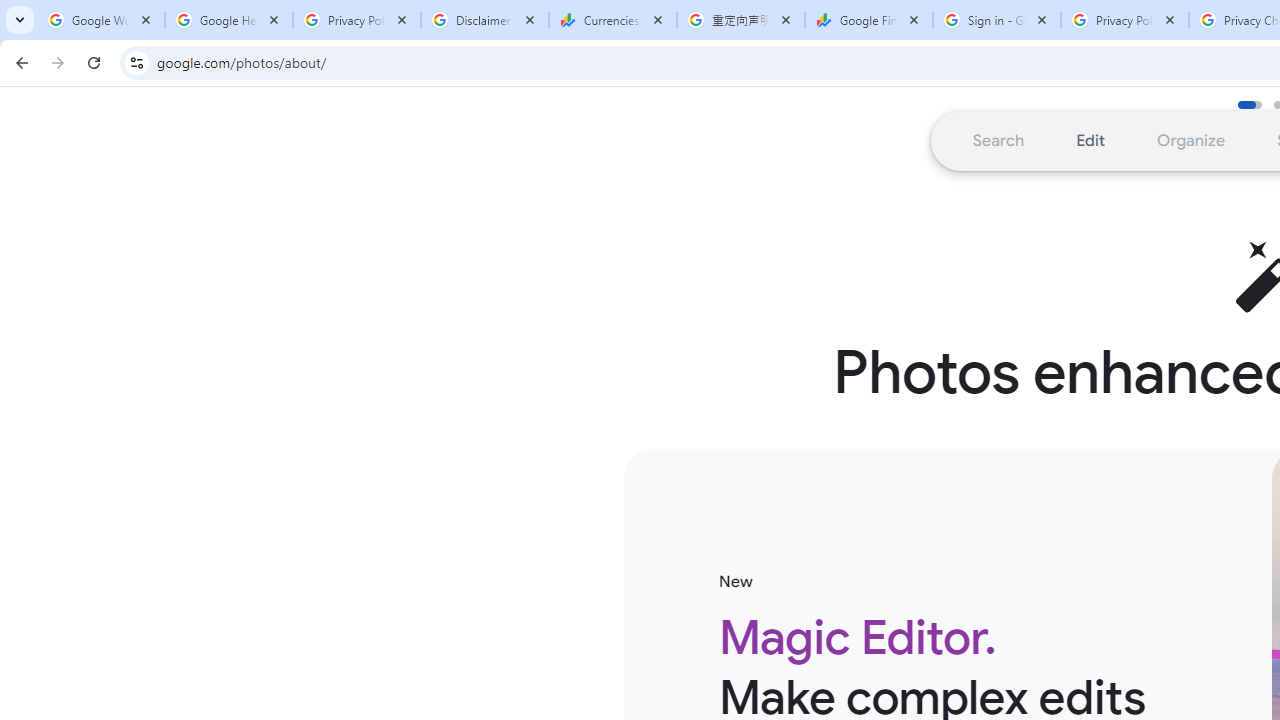  Describe the element at coordinates (612, 20) in the screenshot. I see `'Currencies - Google Finance'` at that location.